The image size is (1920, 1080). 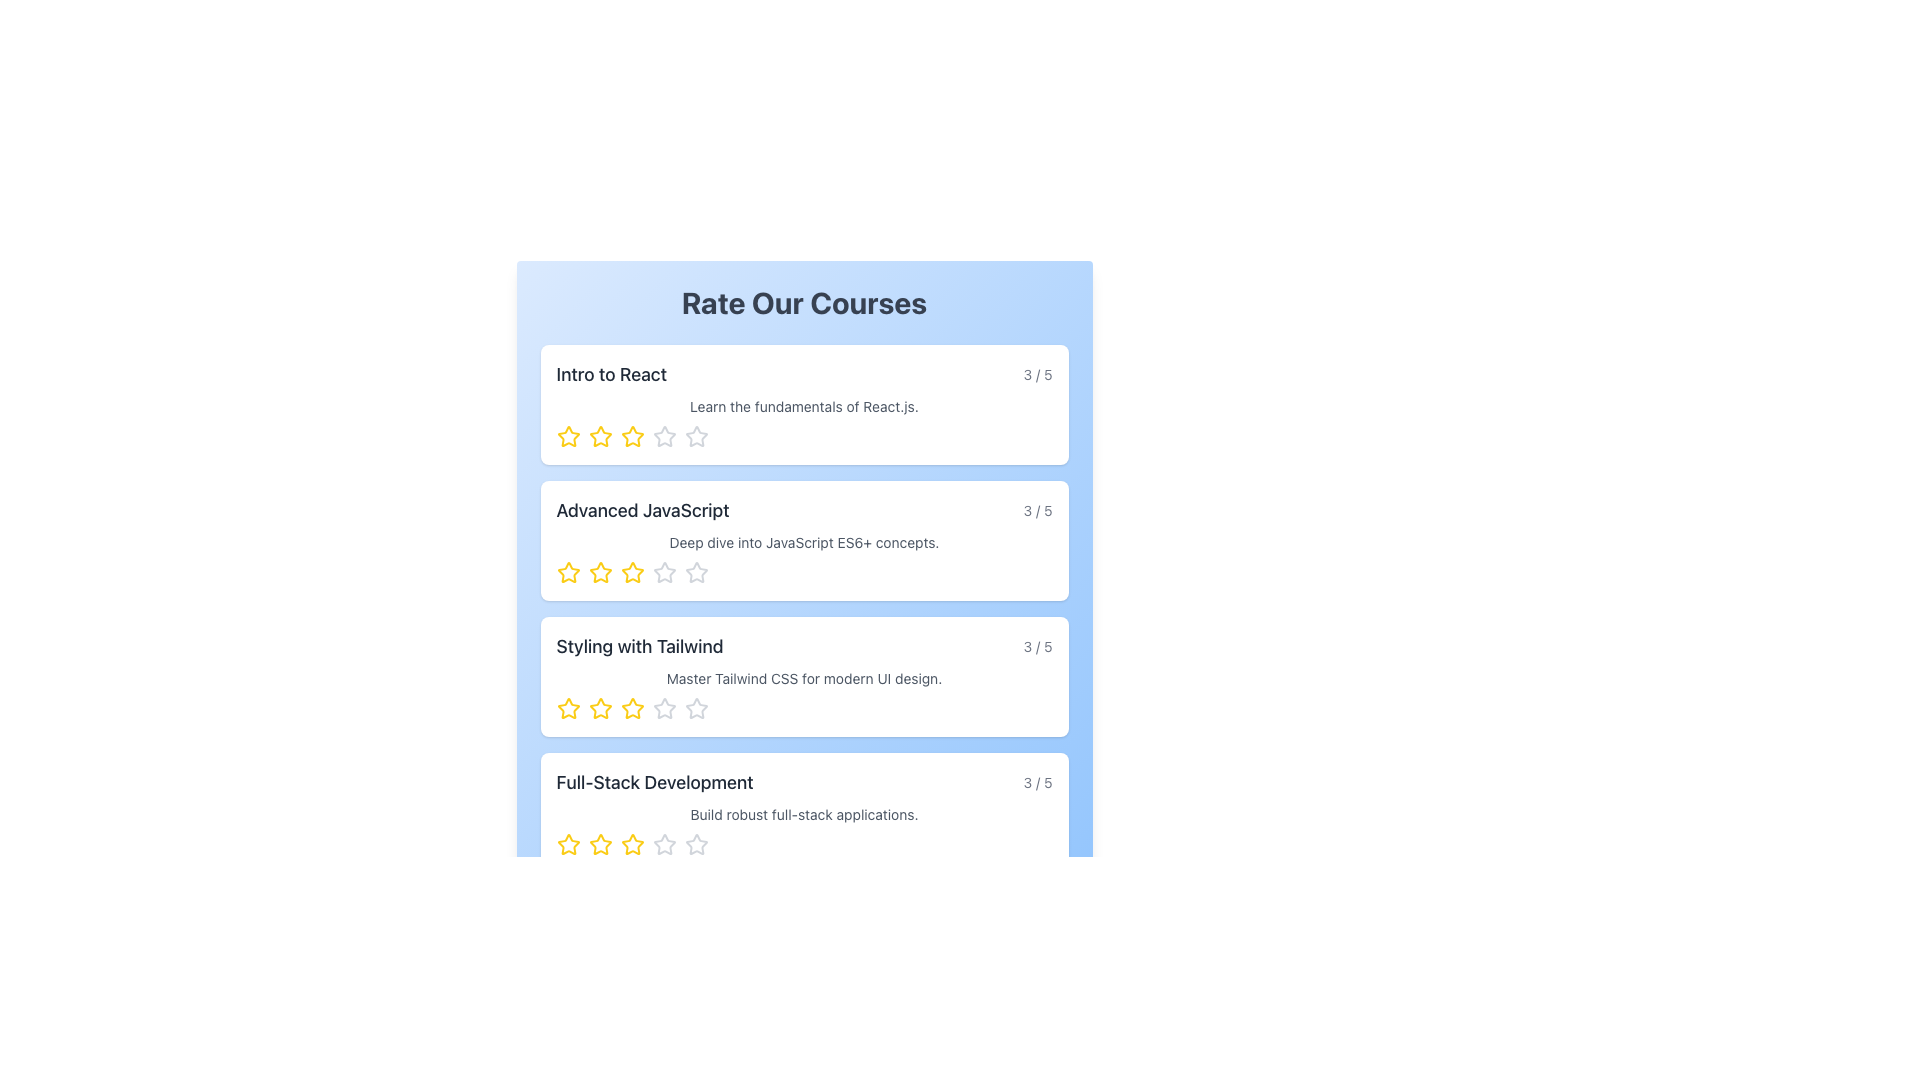 What do you see at coordinates (631, 435) in the screenshot?
I see `the third star icon for the 'Intro to React' course` at bounding box center [631, 435].